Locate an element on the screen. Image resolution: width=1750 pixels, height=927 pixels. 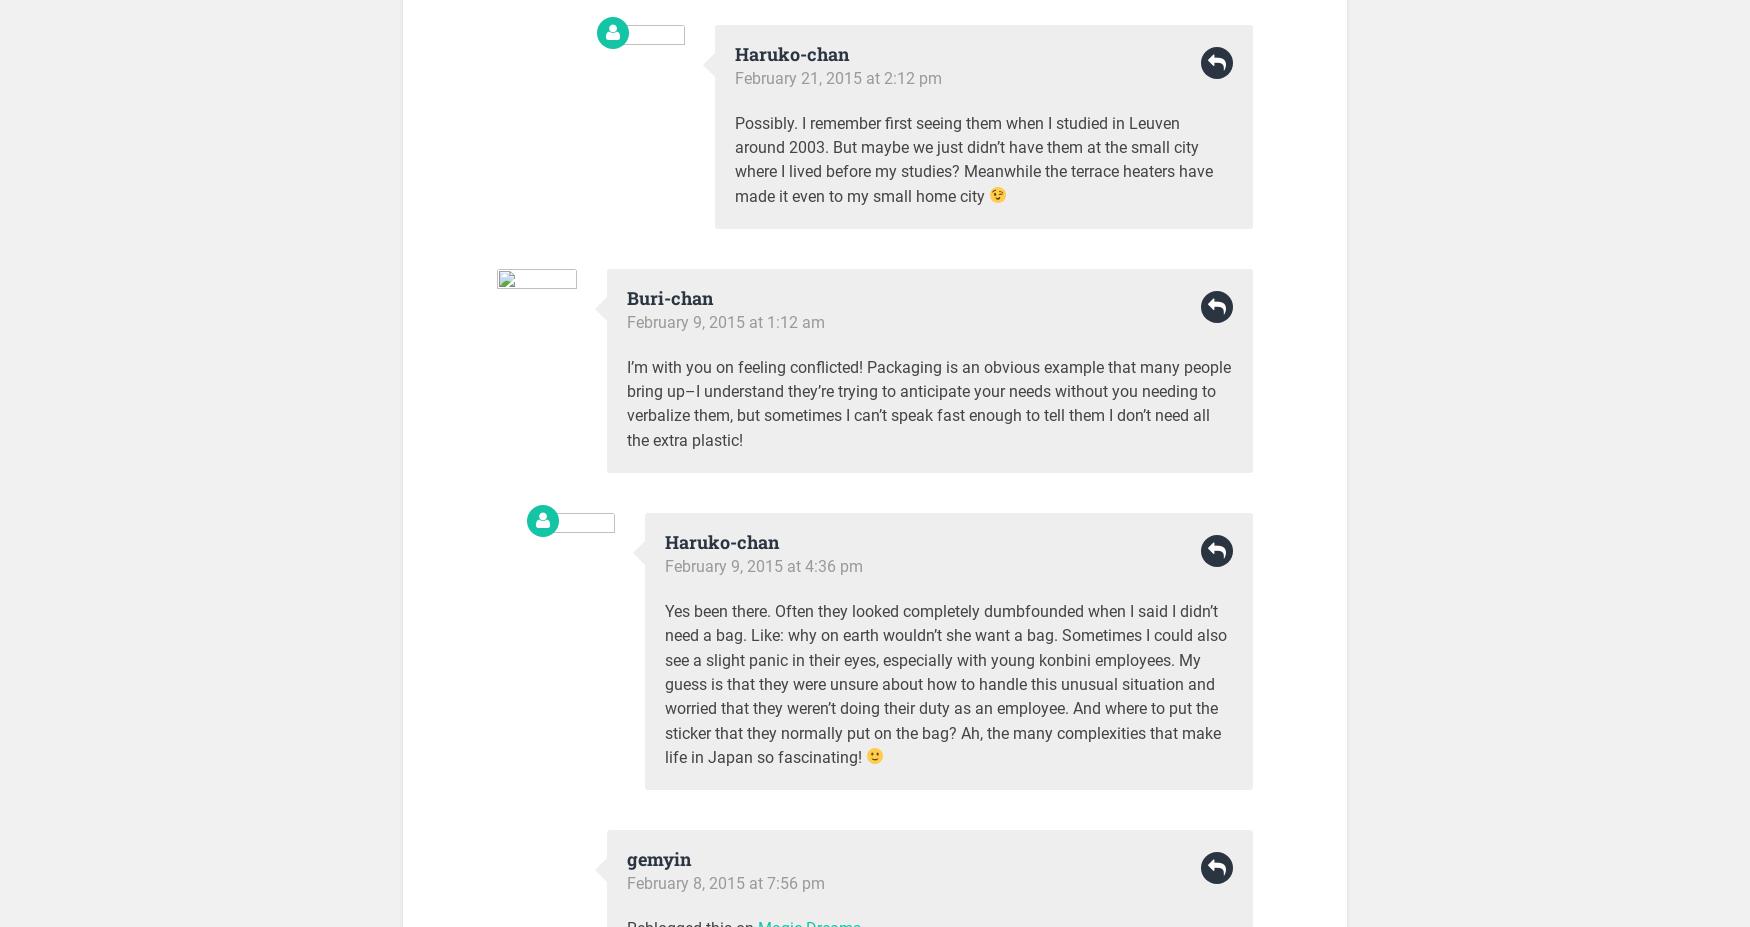
'Possibly. I remember first seeing them when I studied in Leuven around 2003. But maybe we just didn’t have them at the small city where I lived before my studies? Meanwhile the terrace heaters have made it even to my small home city' is located at coordinates (974, 158).